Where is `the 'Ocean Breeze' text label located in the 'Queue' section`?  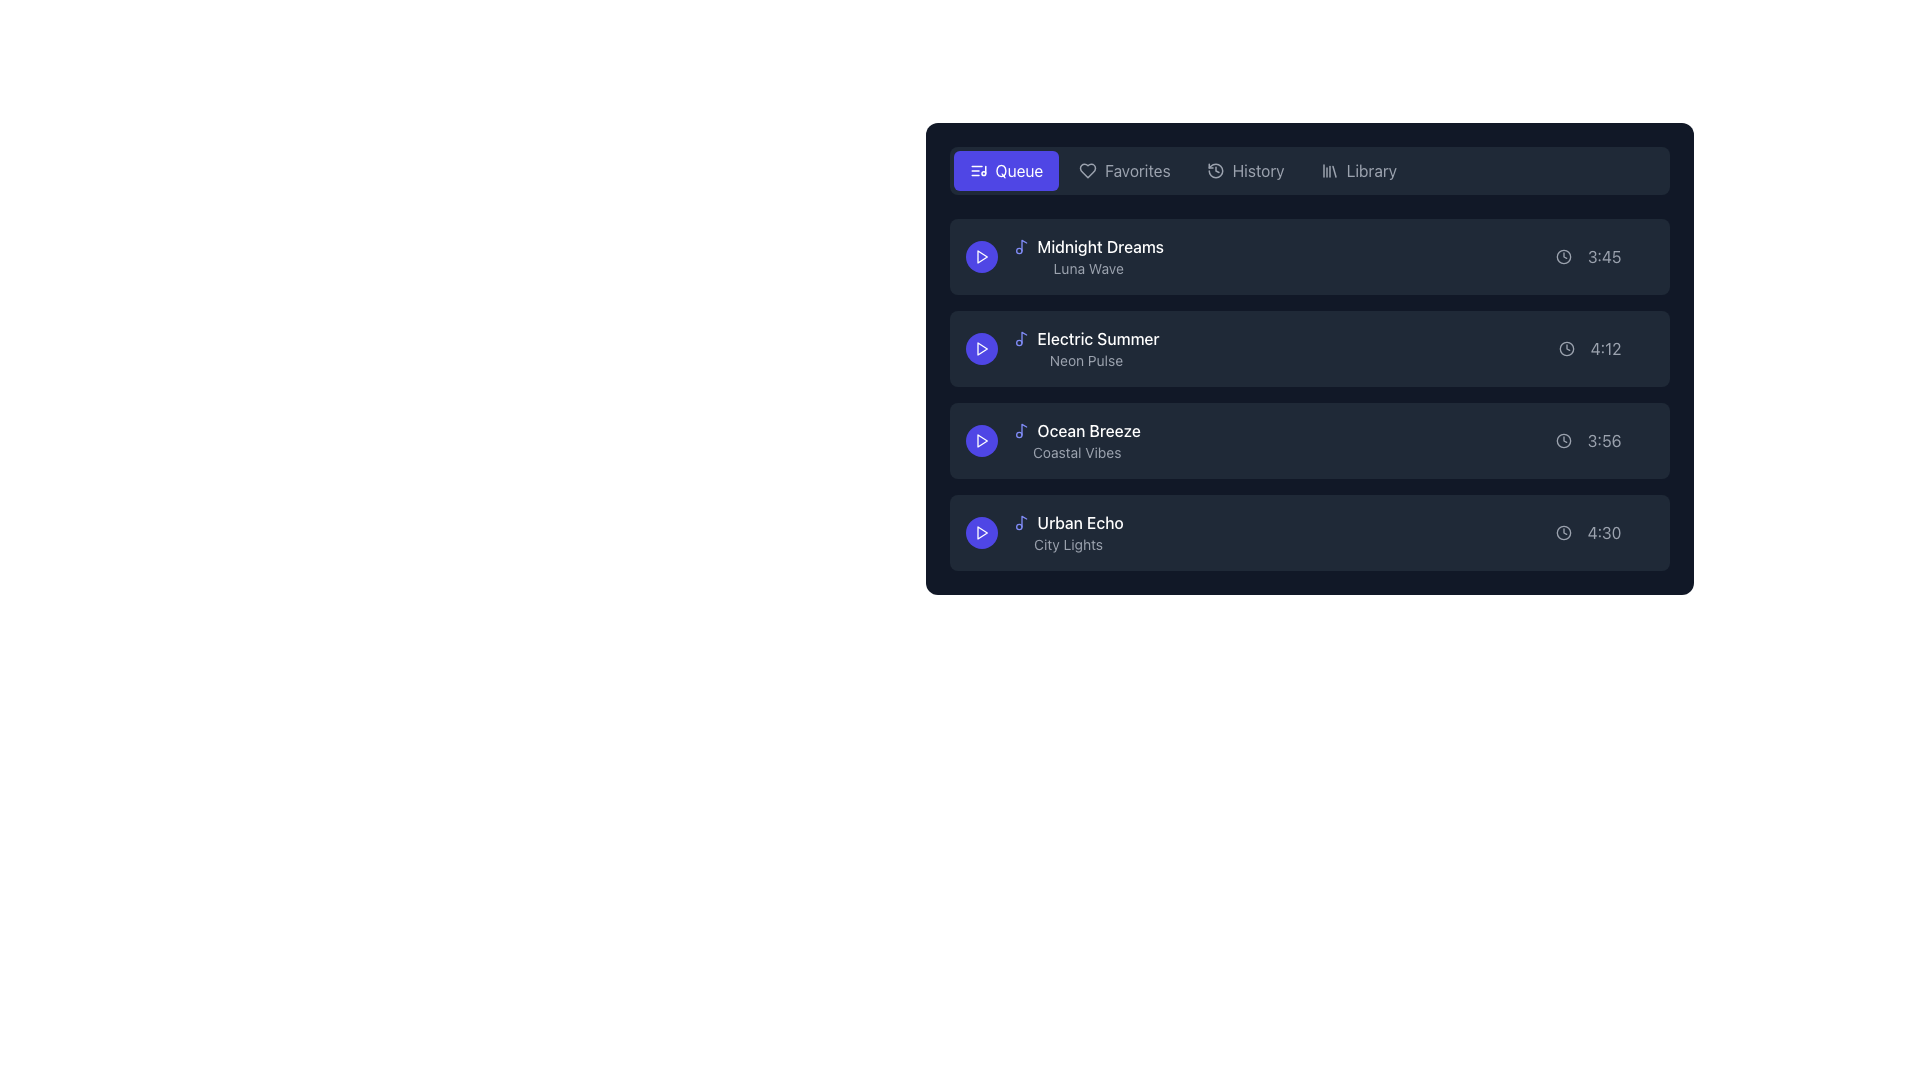
the 'Ocean Breeze' text label located in the 'Queue' section is located at coordinates (1075, 439).